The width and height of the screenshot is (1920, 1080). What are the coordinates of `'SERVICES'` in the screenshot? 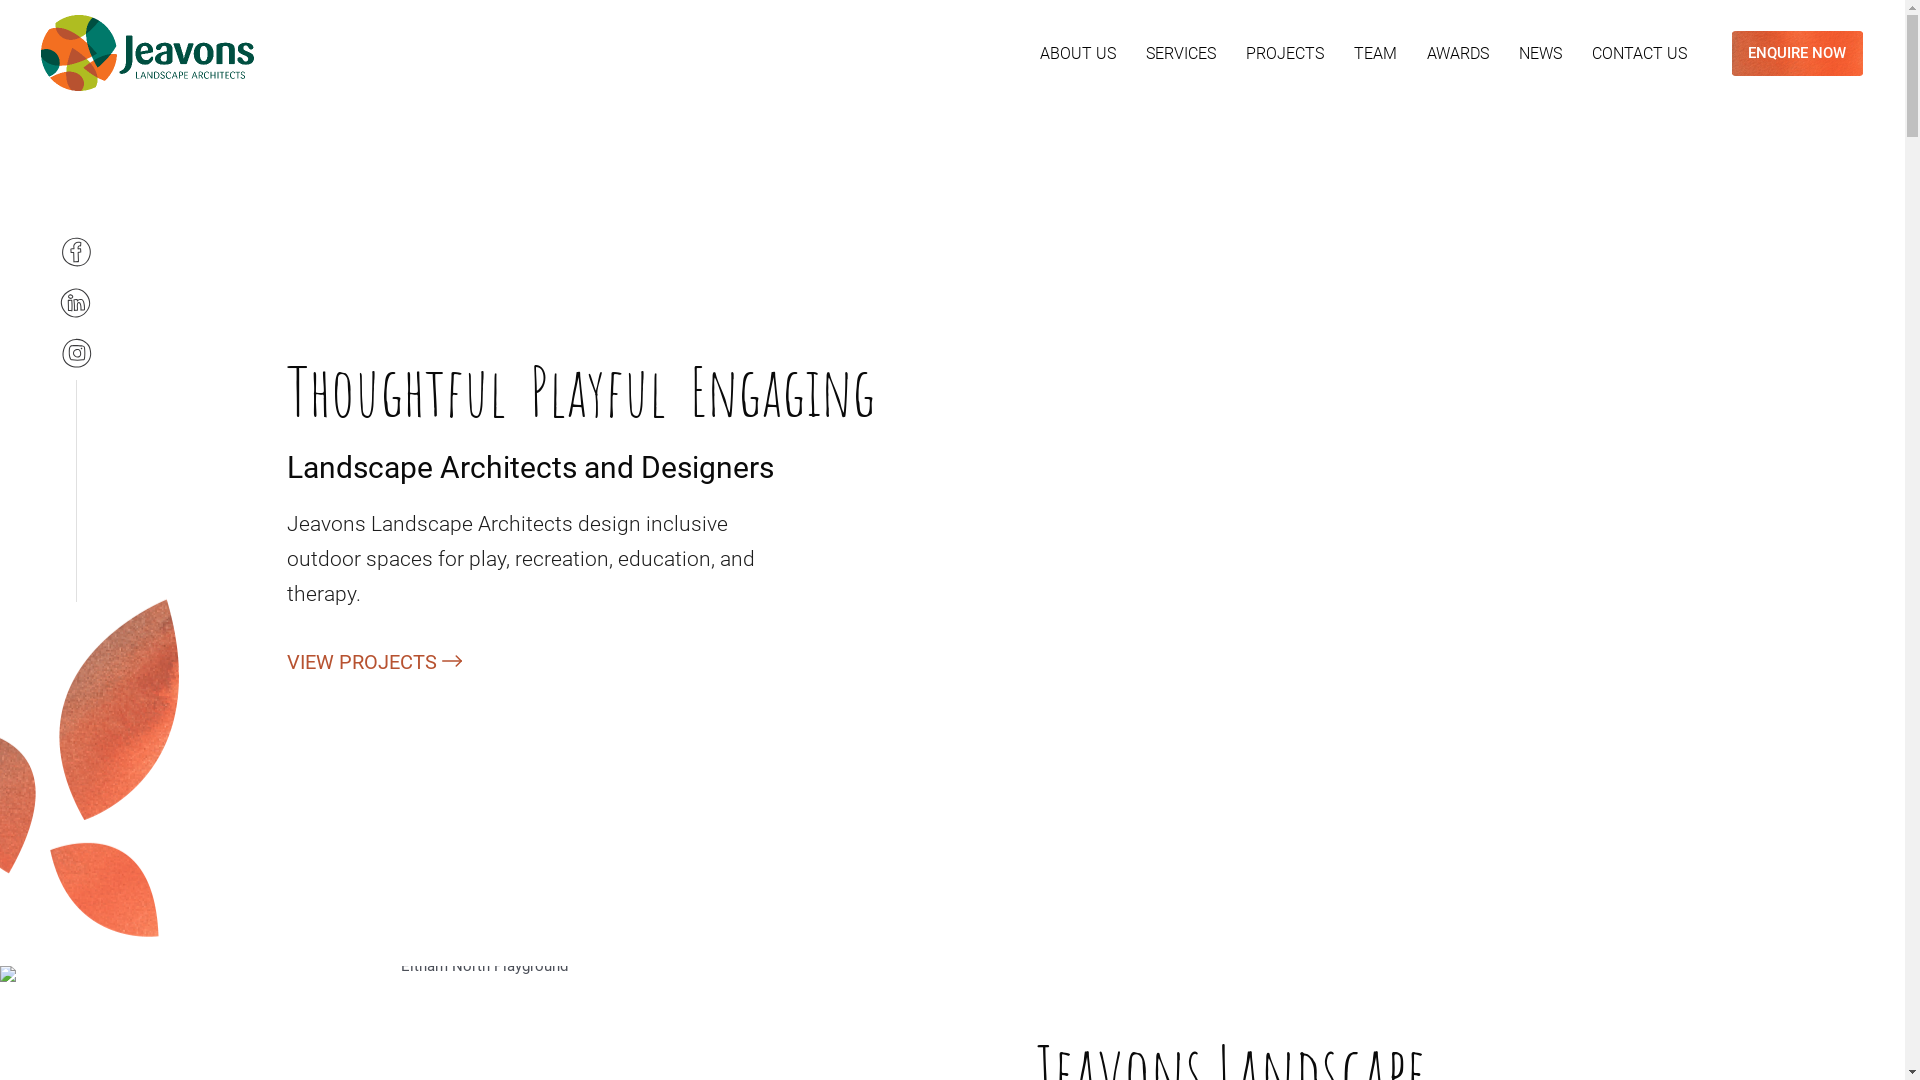 It's located at (1180, 52).